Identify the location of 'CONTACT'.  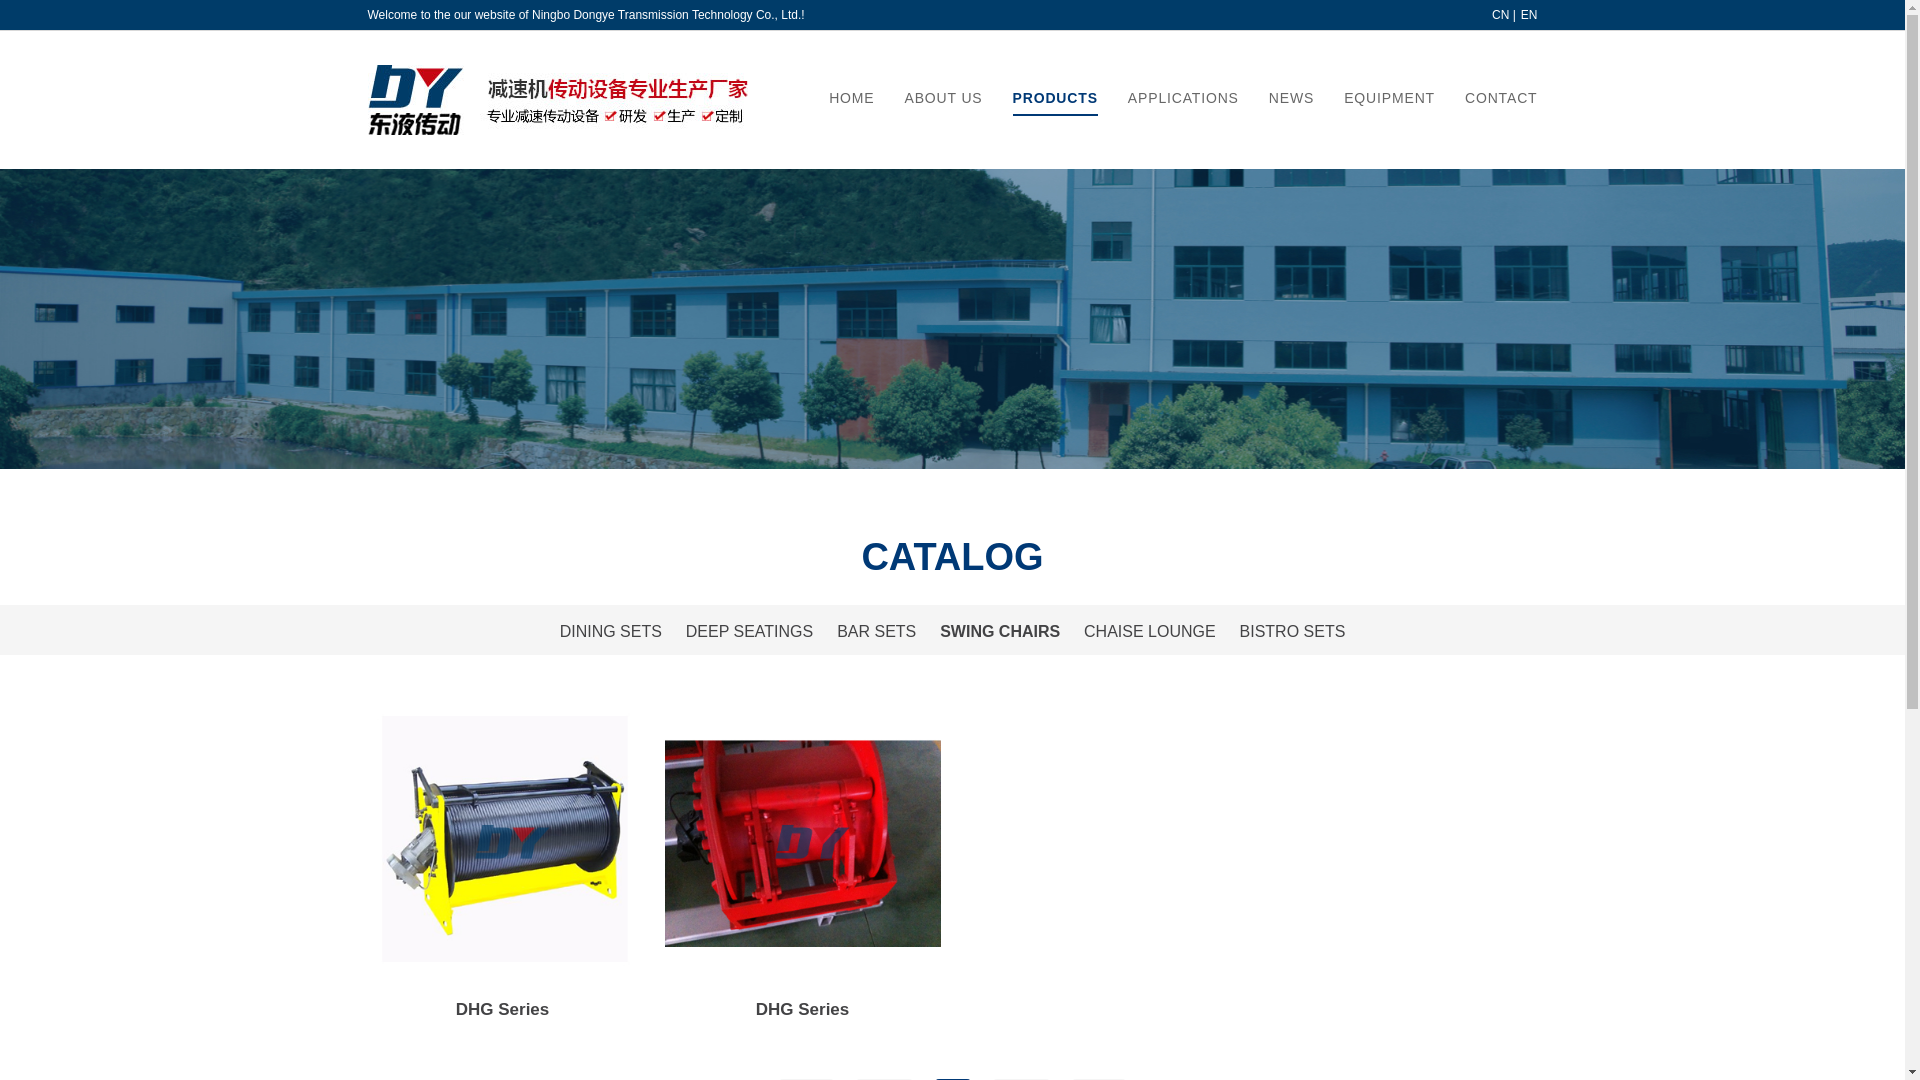
(1464, 97).